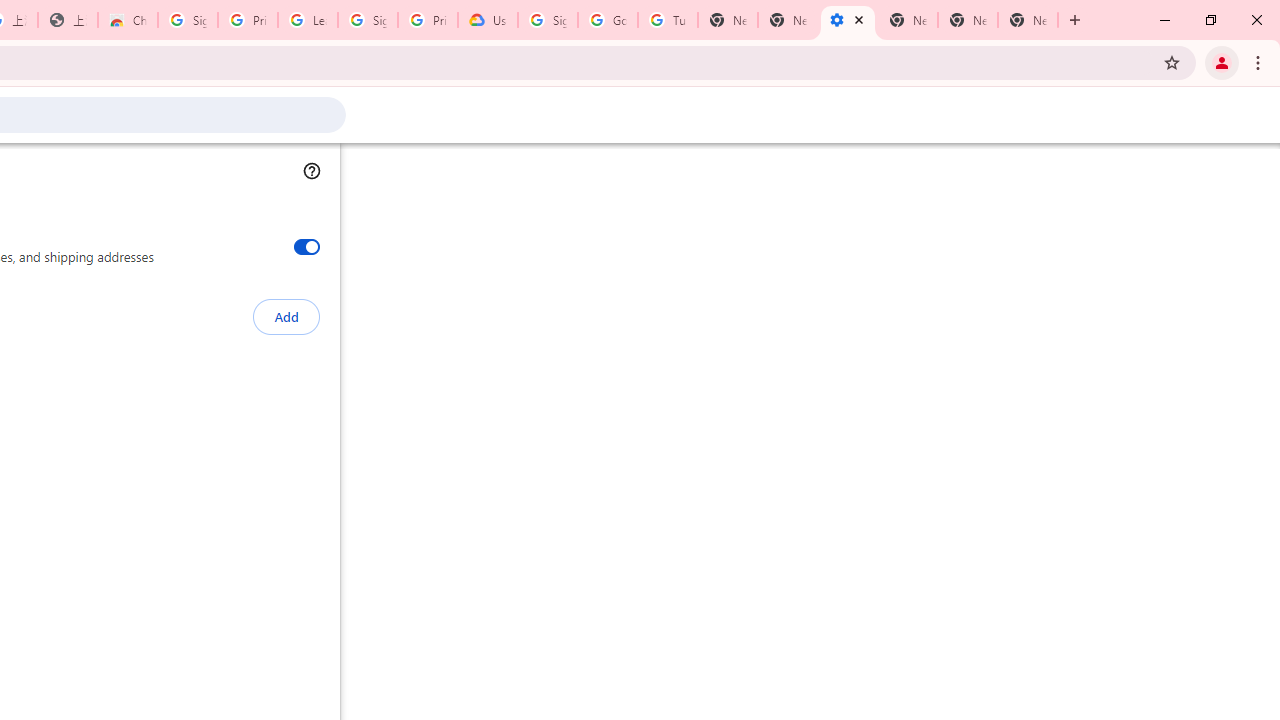 This screenshot has height=720, width=1280. I want to click on 'Settings - Addresses and more', so click(848, 20).